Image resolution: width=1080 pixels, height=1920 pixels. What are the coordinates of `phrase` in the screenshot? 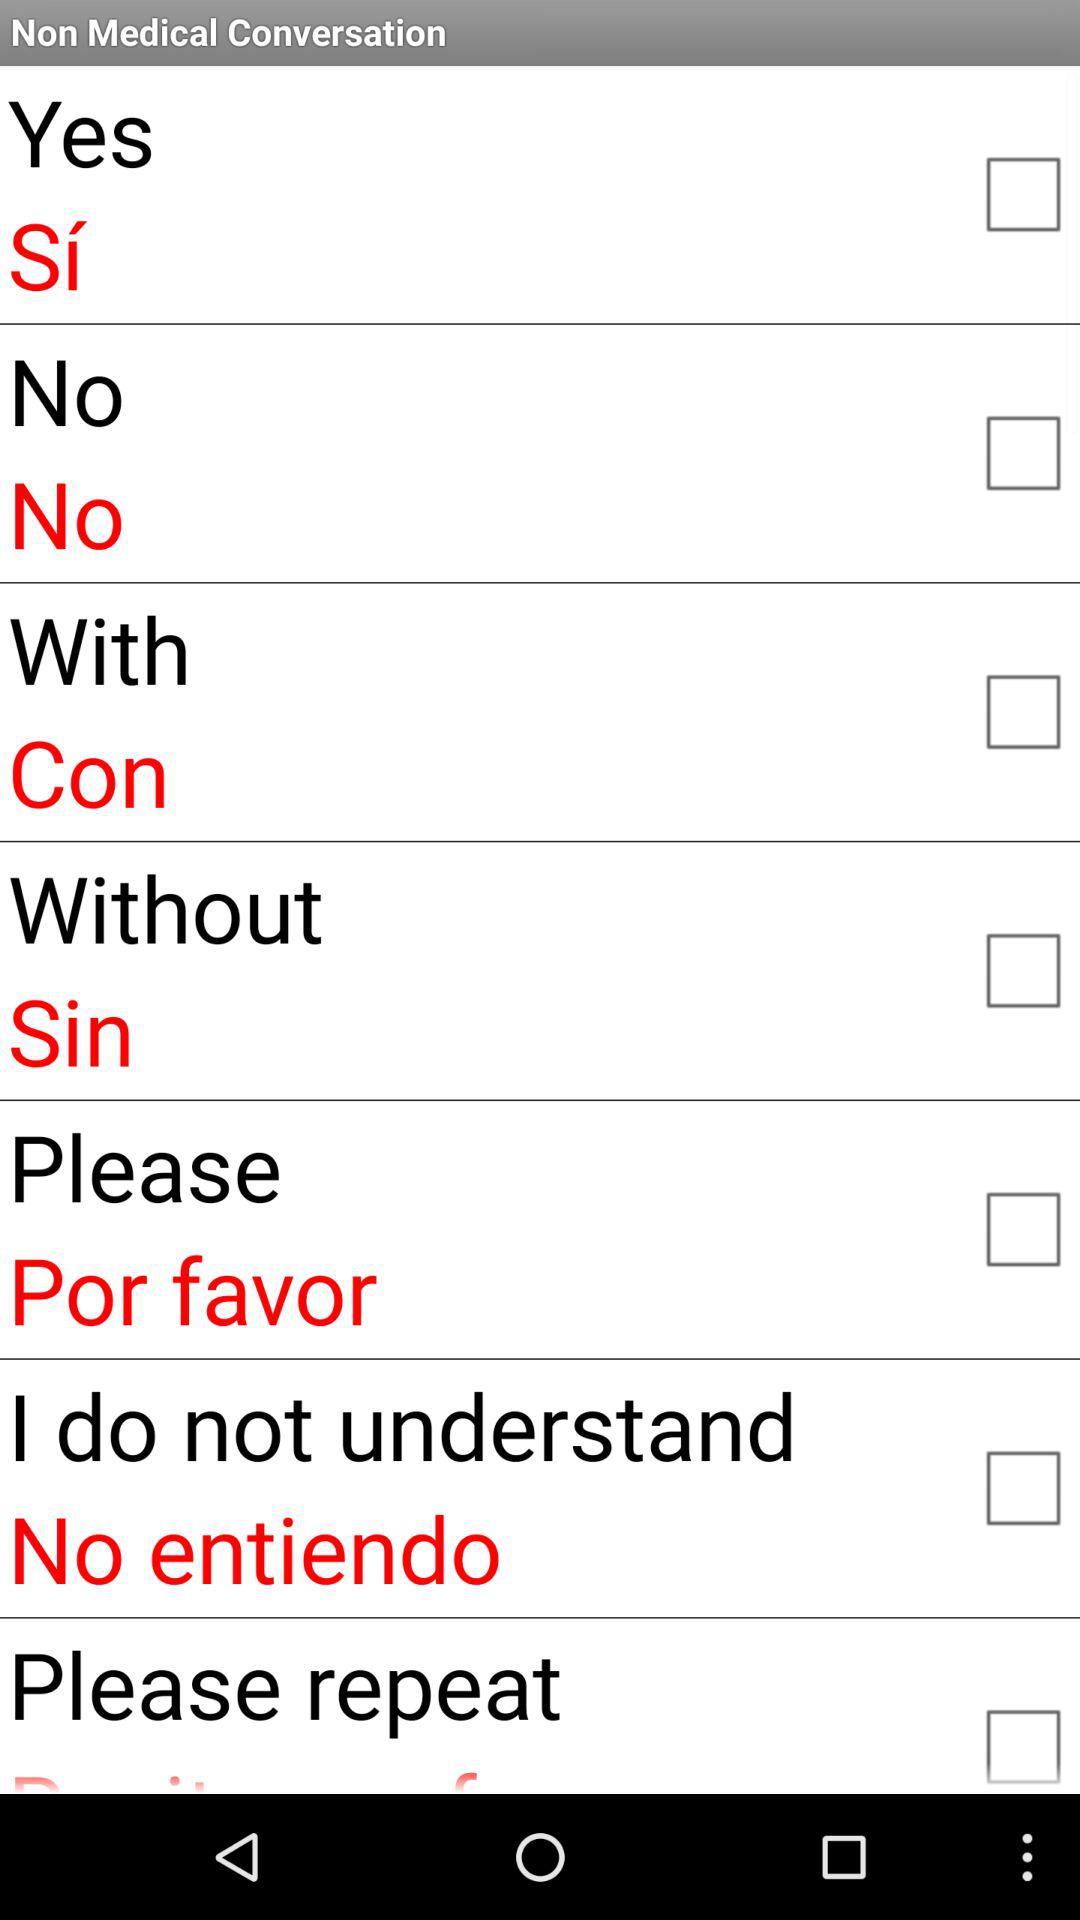 It's located at (1022, 1737).